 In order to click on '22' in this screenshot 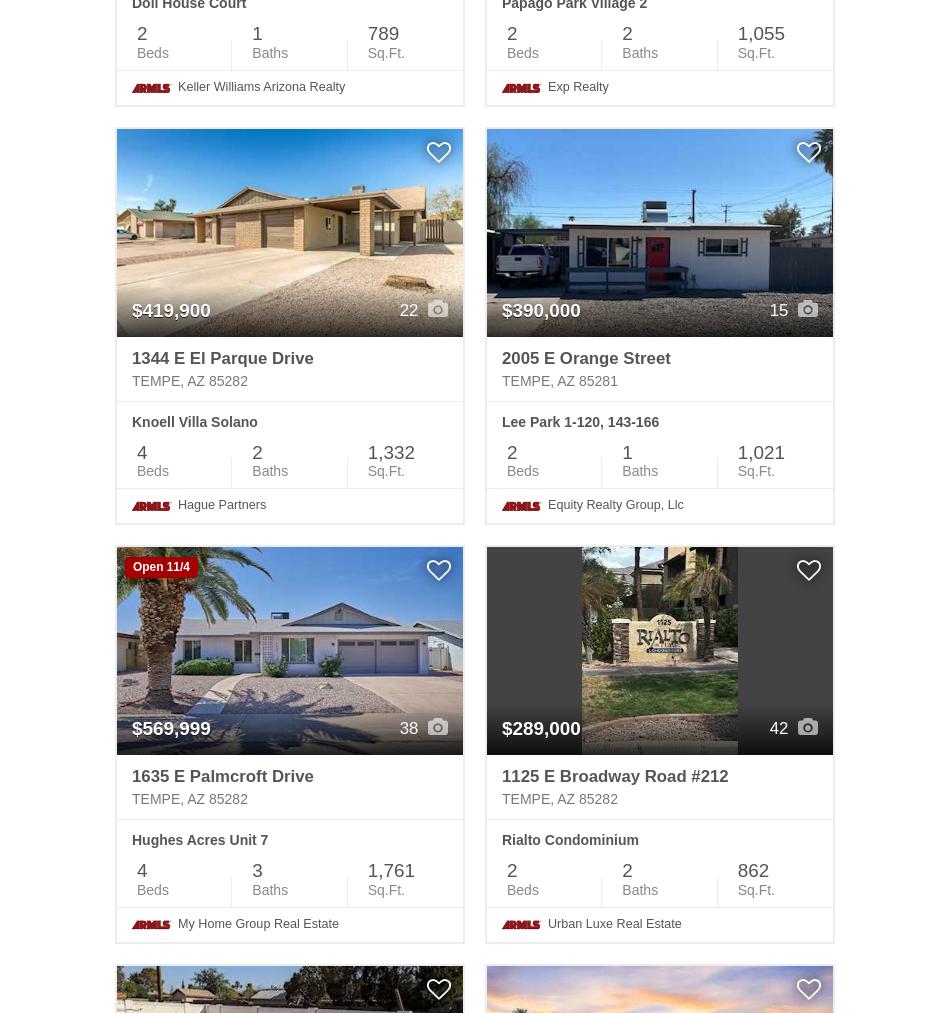, I will do `click(409, 309)`.